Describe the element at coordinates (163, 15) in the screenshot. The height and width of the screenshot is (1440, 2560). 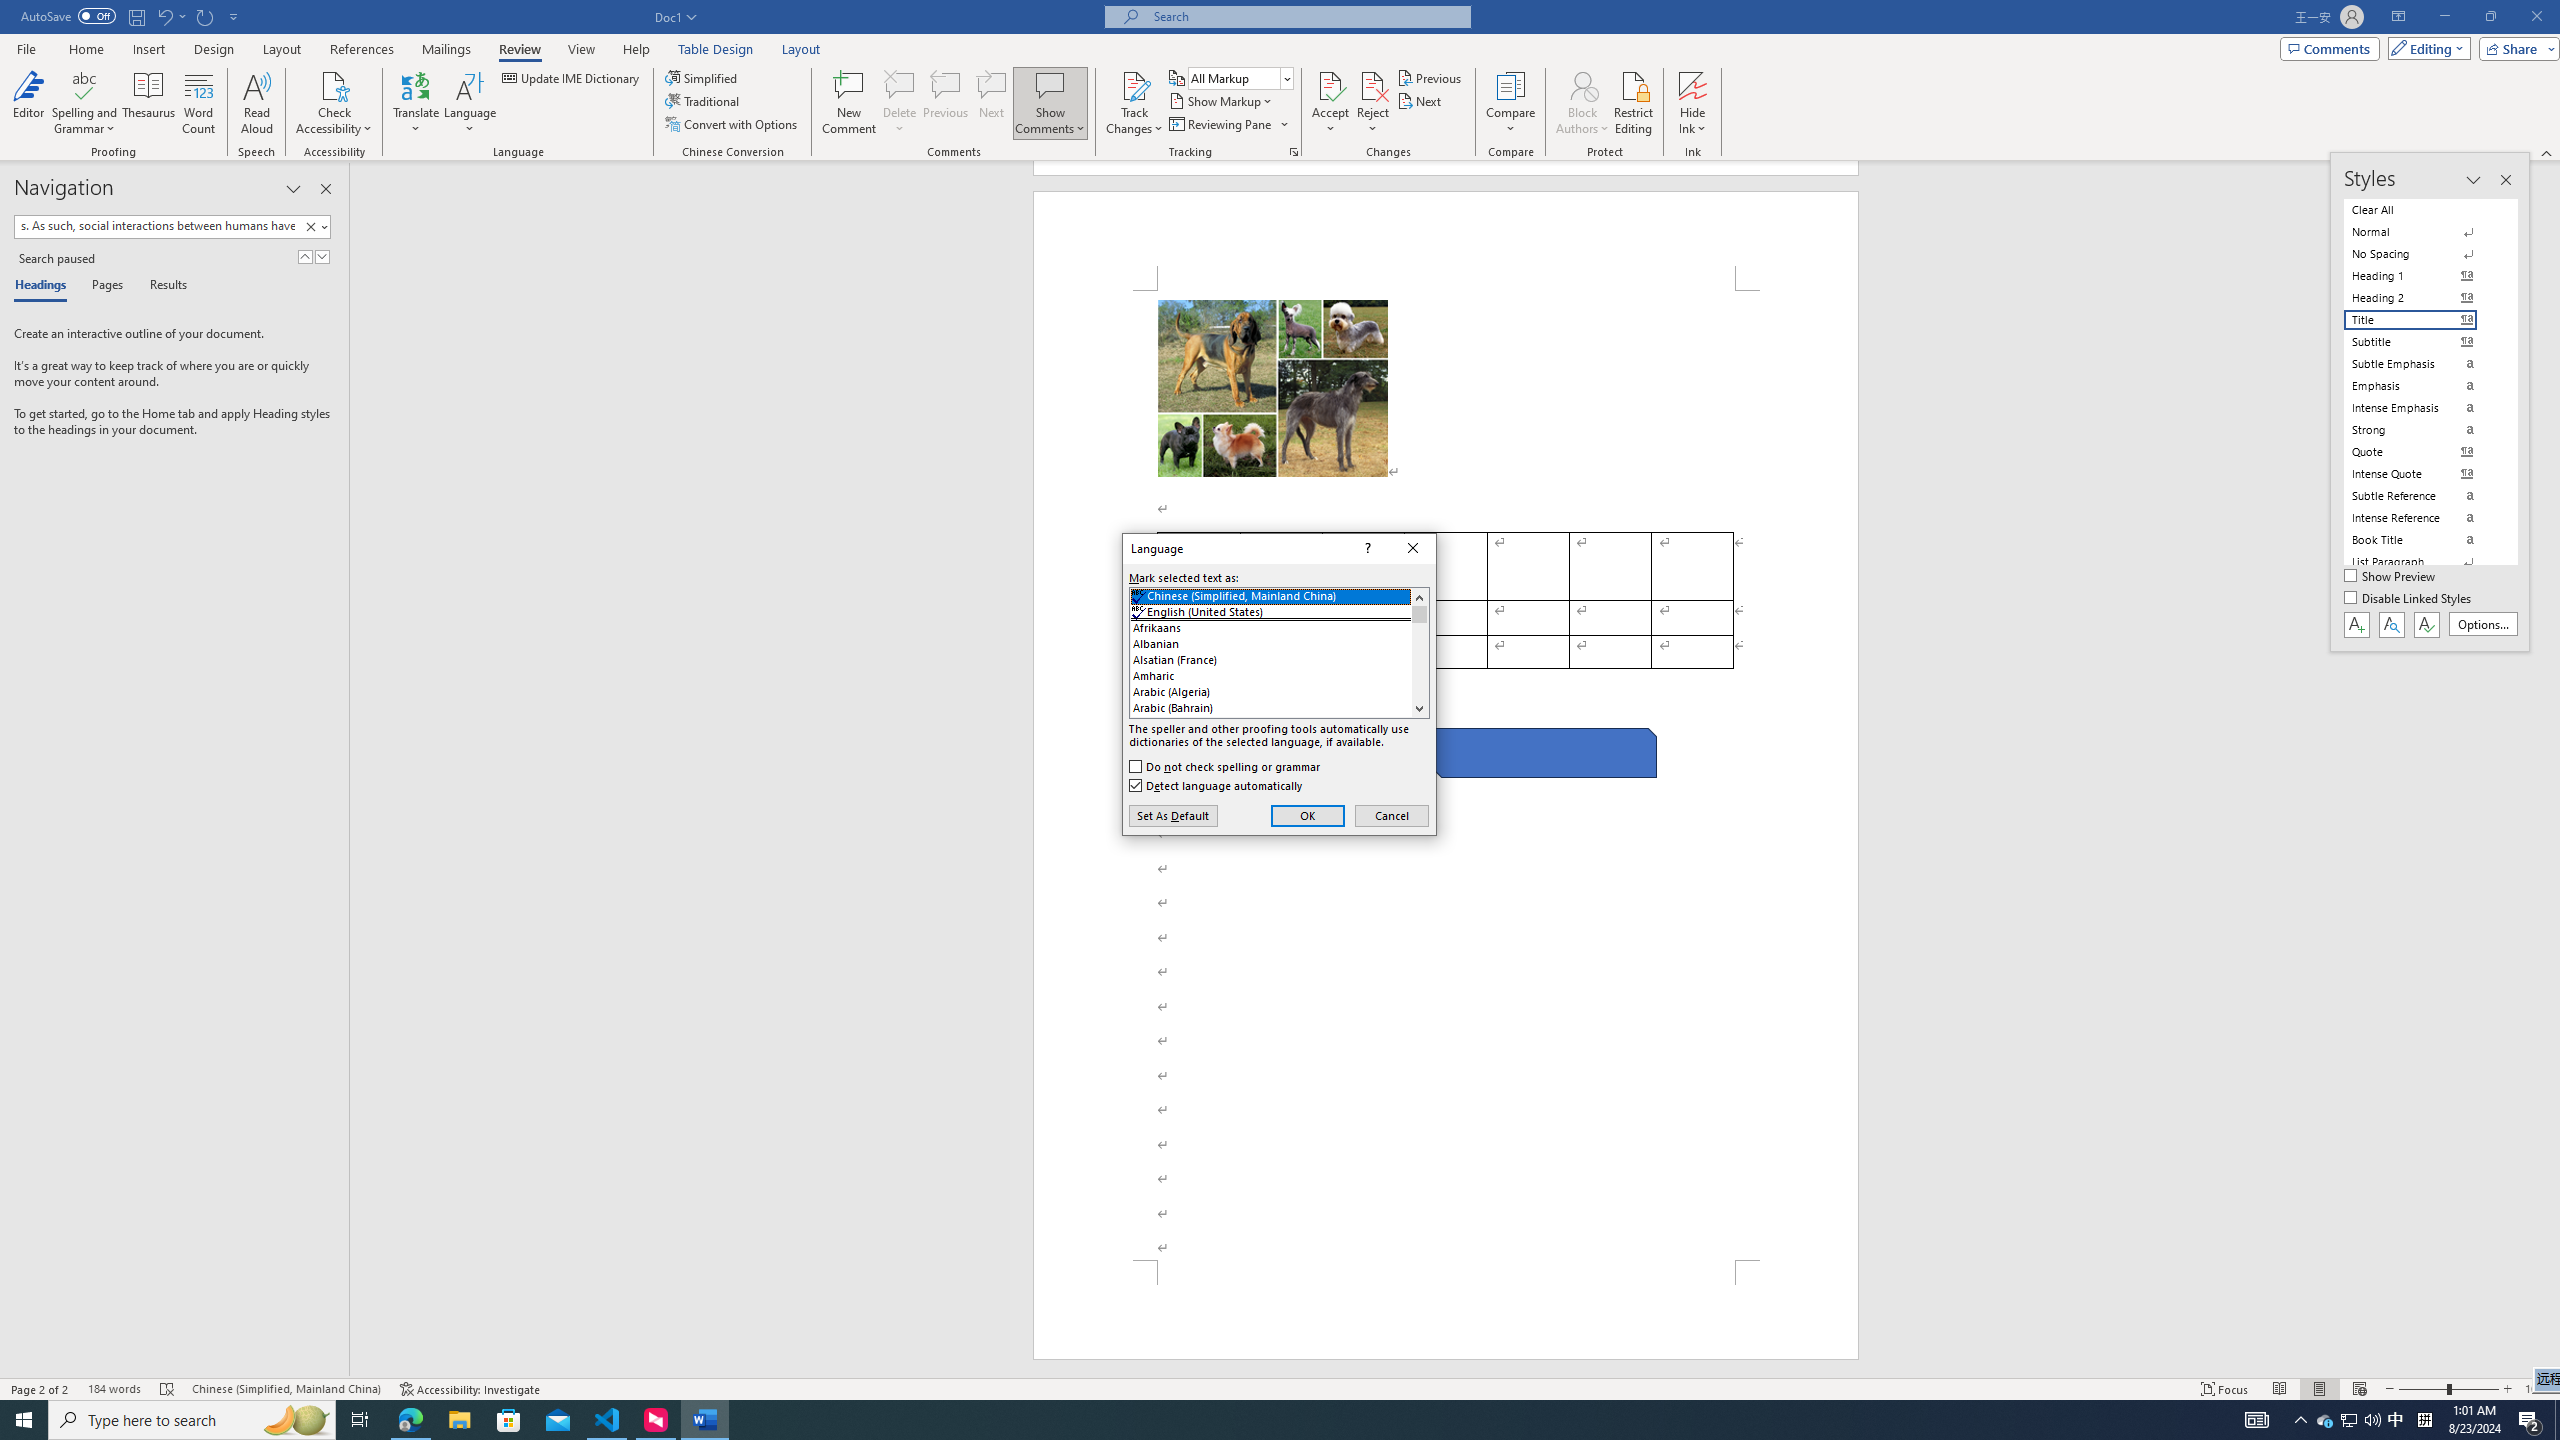
I see `'Undo Style'` at that location.